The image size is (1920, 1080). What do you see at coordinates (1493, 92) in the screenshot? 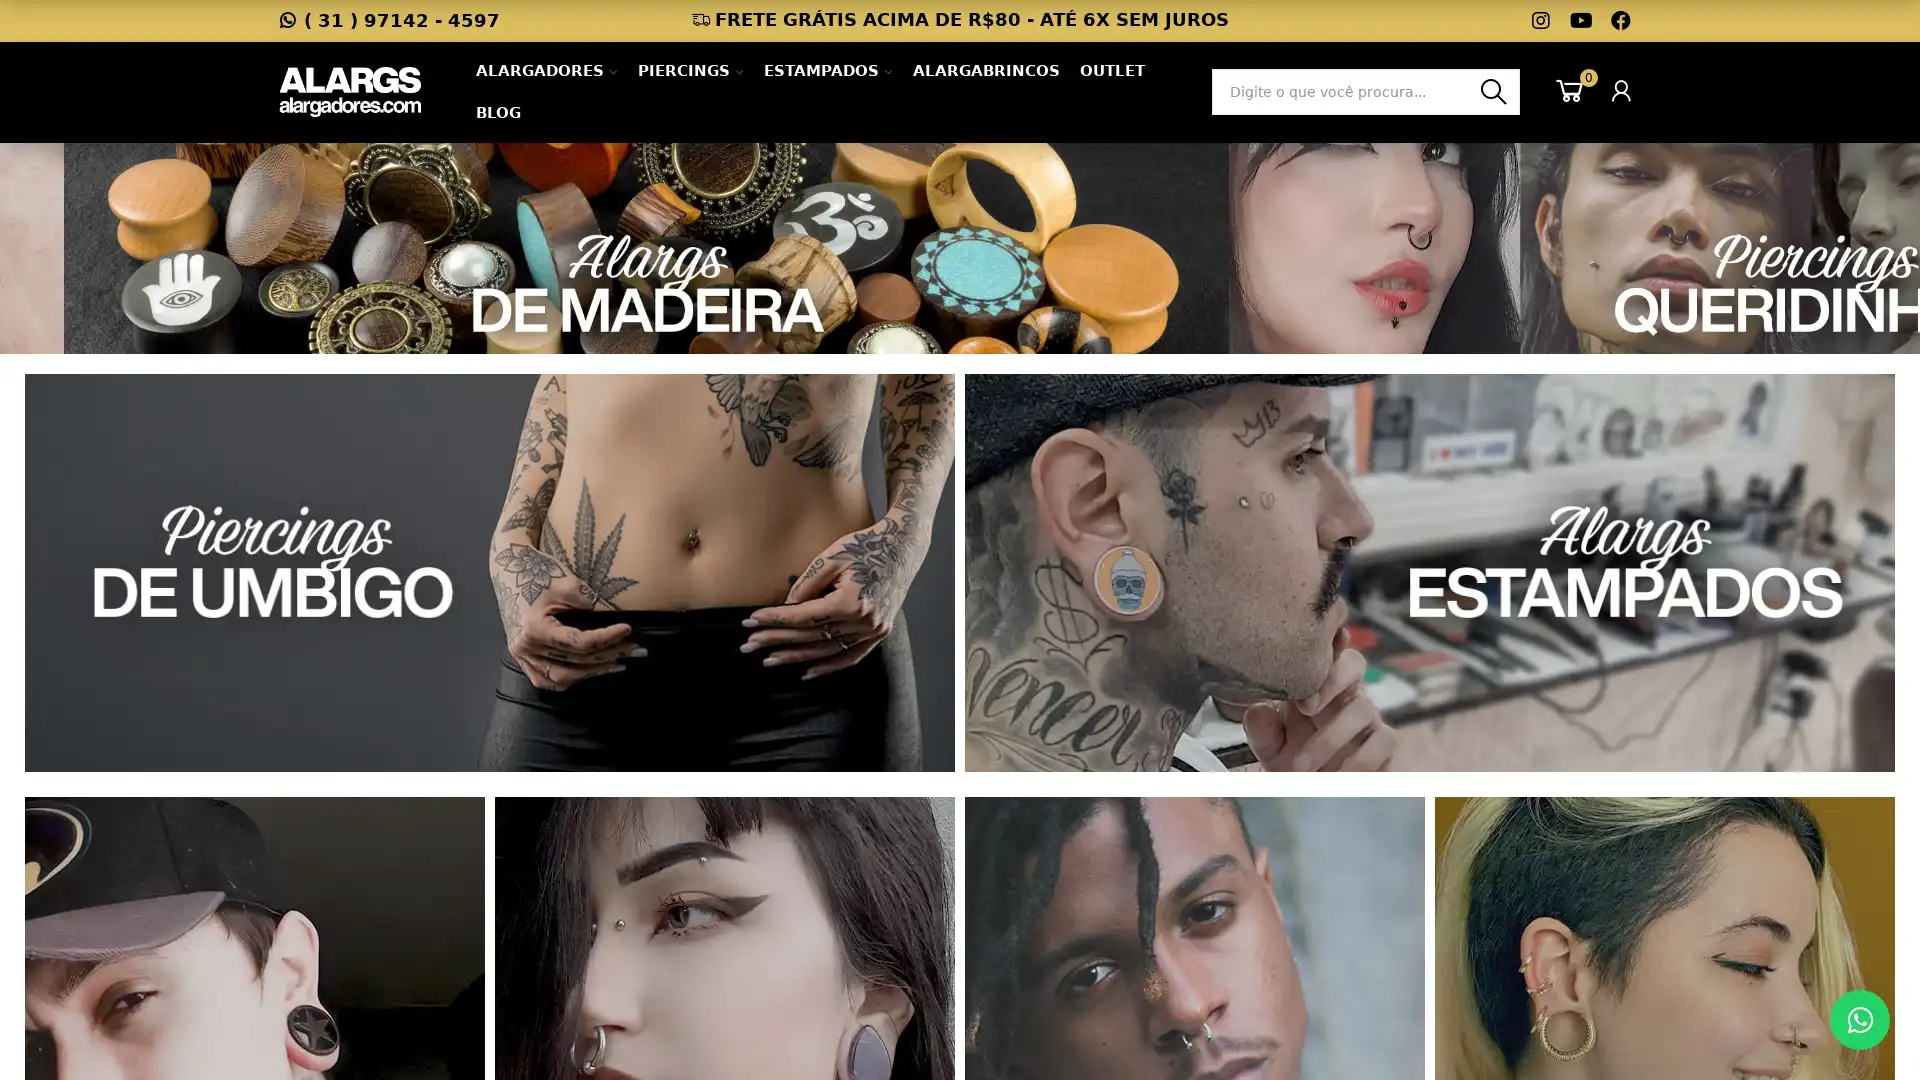
I see `Busca` at bounding box center [1493, 92].